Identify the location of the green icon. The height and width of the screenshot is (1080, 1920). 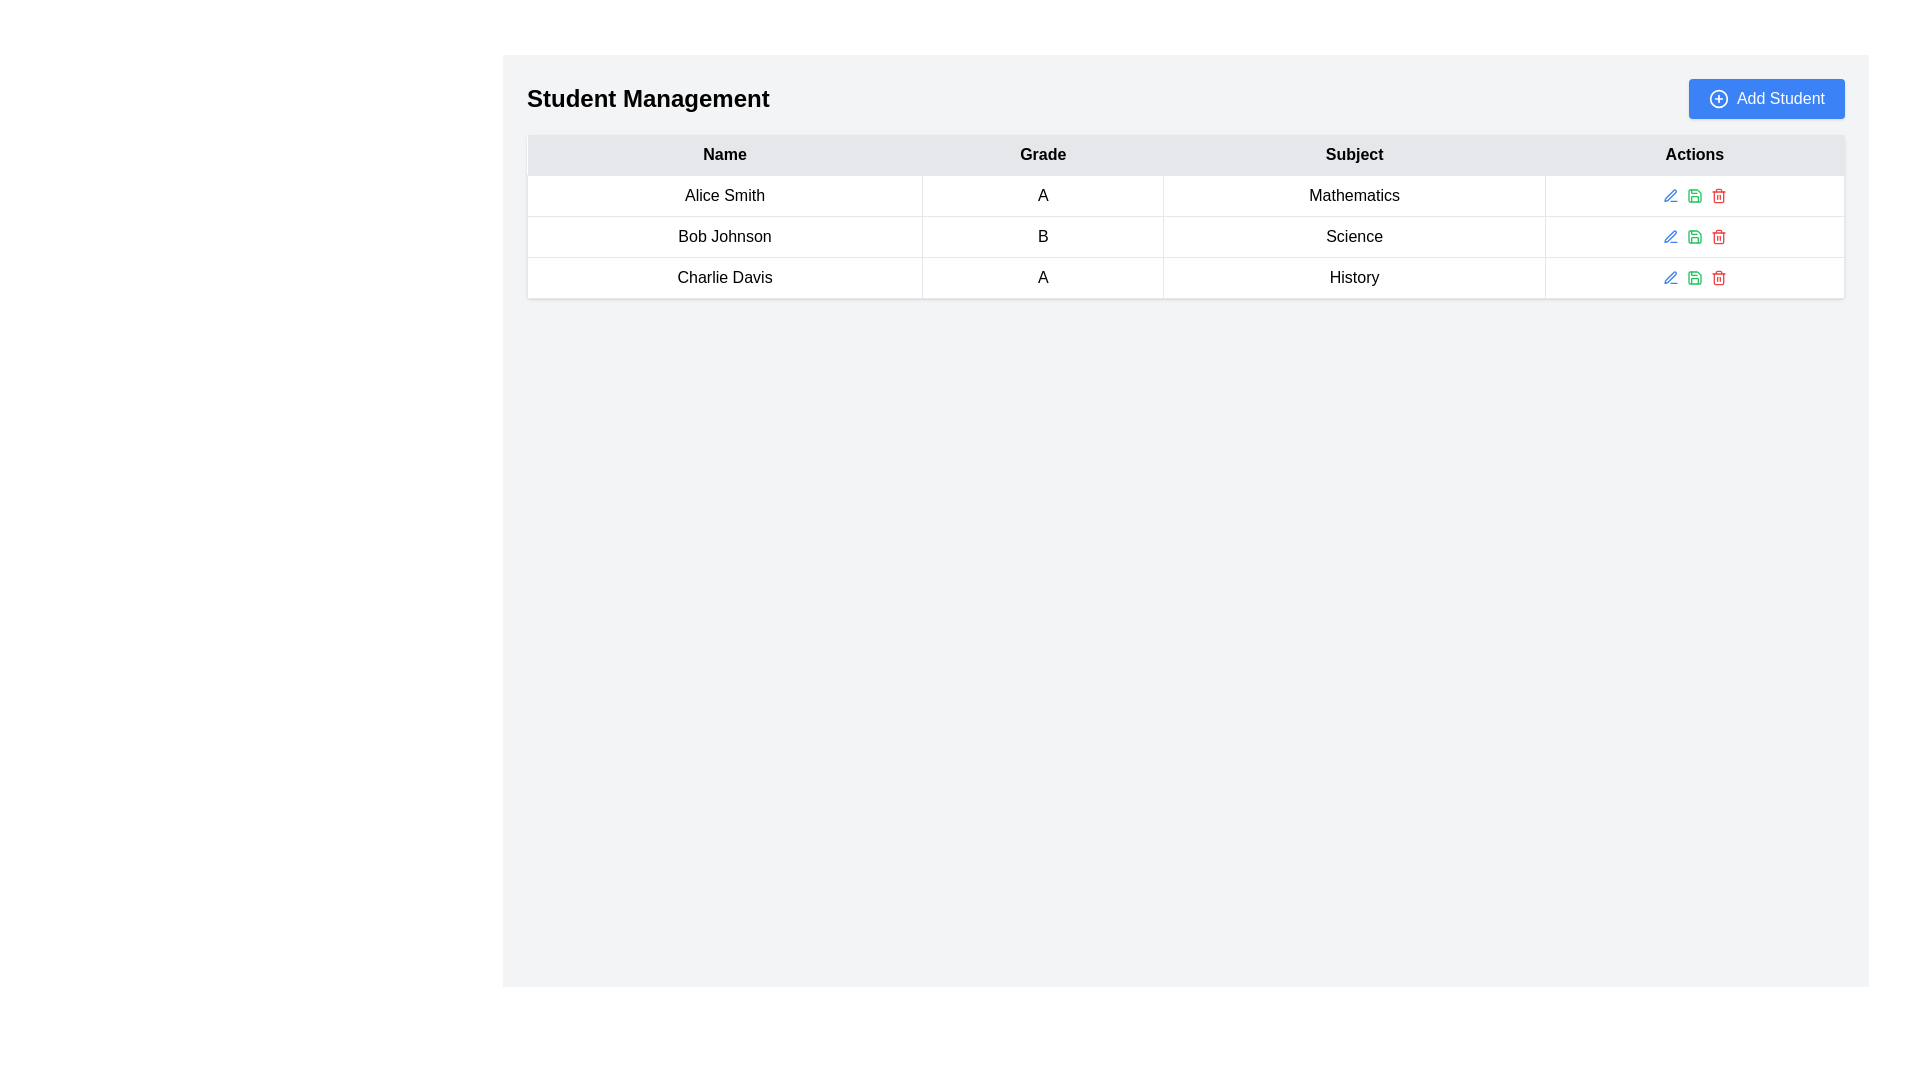
(1693, 235).